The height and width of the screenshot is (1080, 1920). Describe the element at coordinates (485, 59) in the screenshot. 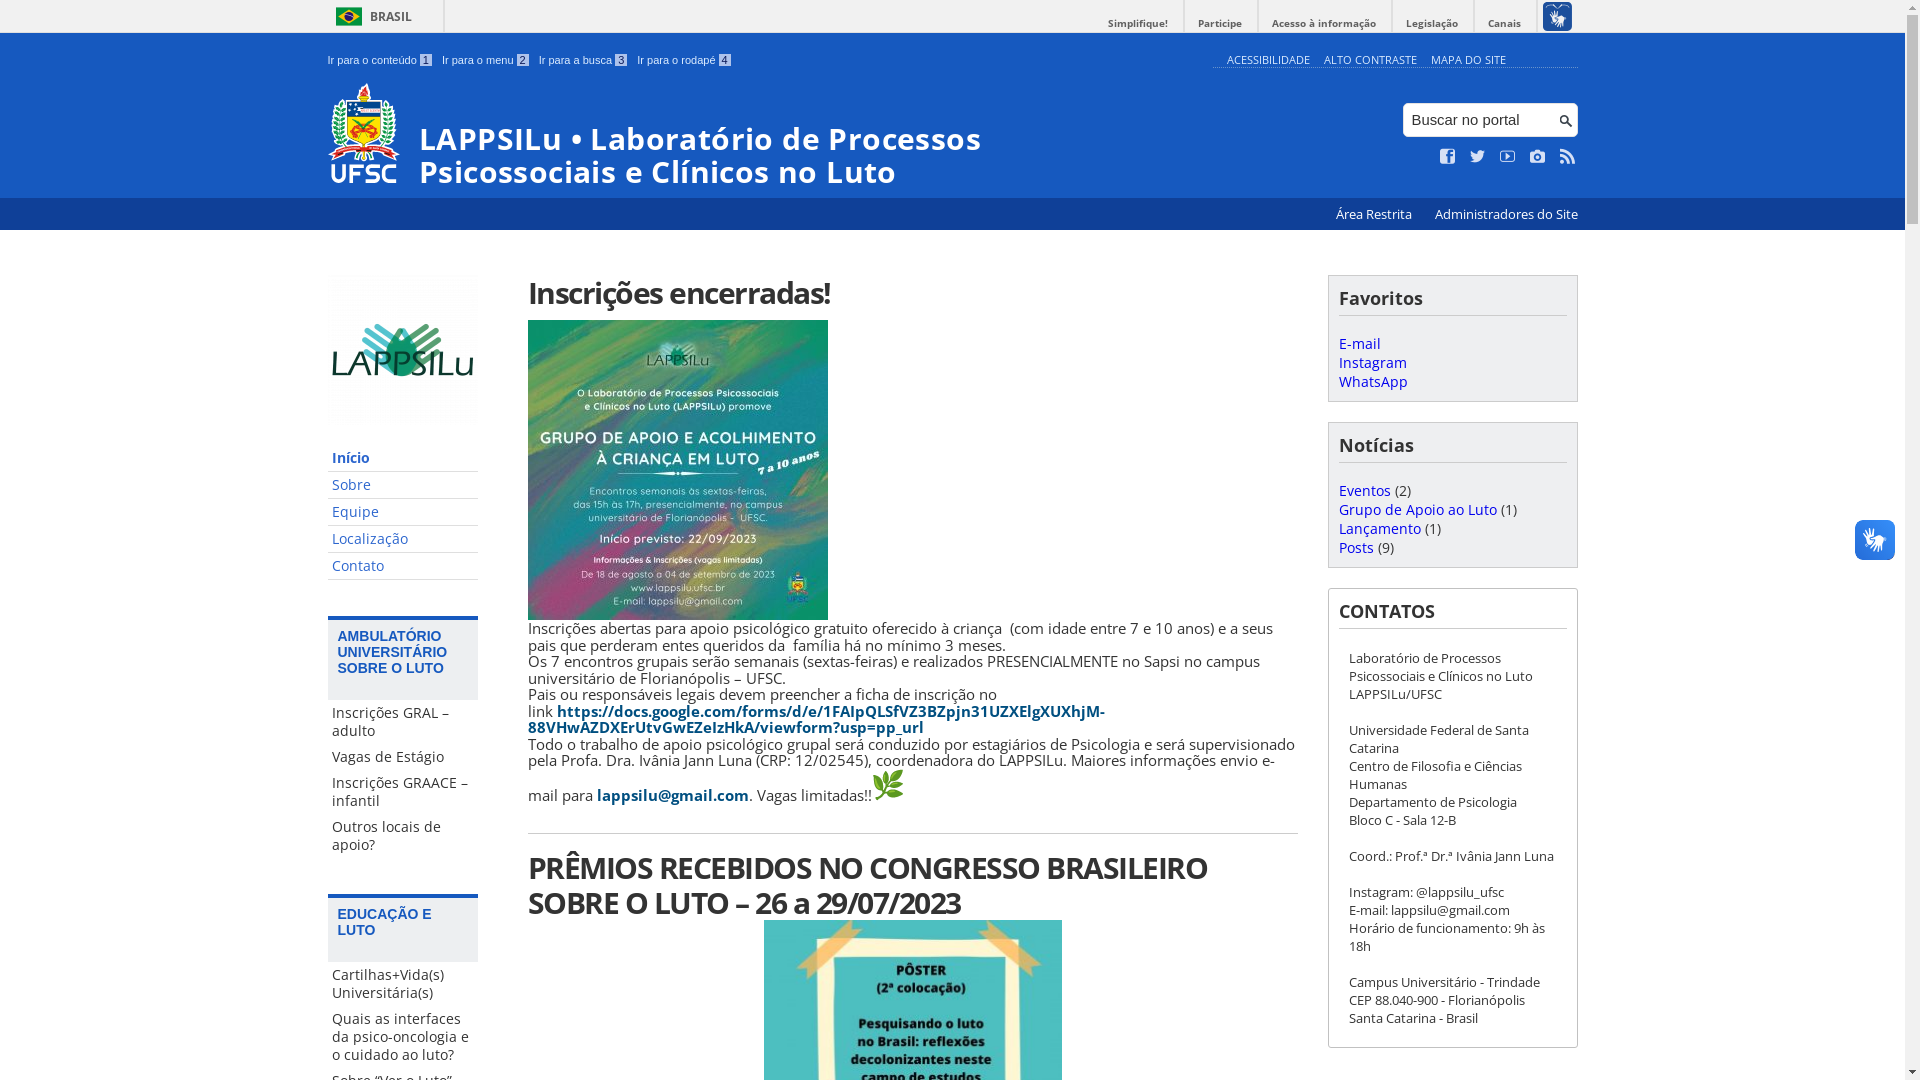

I see `'Ir para o menu 2'` at that location.